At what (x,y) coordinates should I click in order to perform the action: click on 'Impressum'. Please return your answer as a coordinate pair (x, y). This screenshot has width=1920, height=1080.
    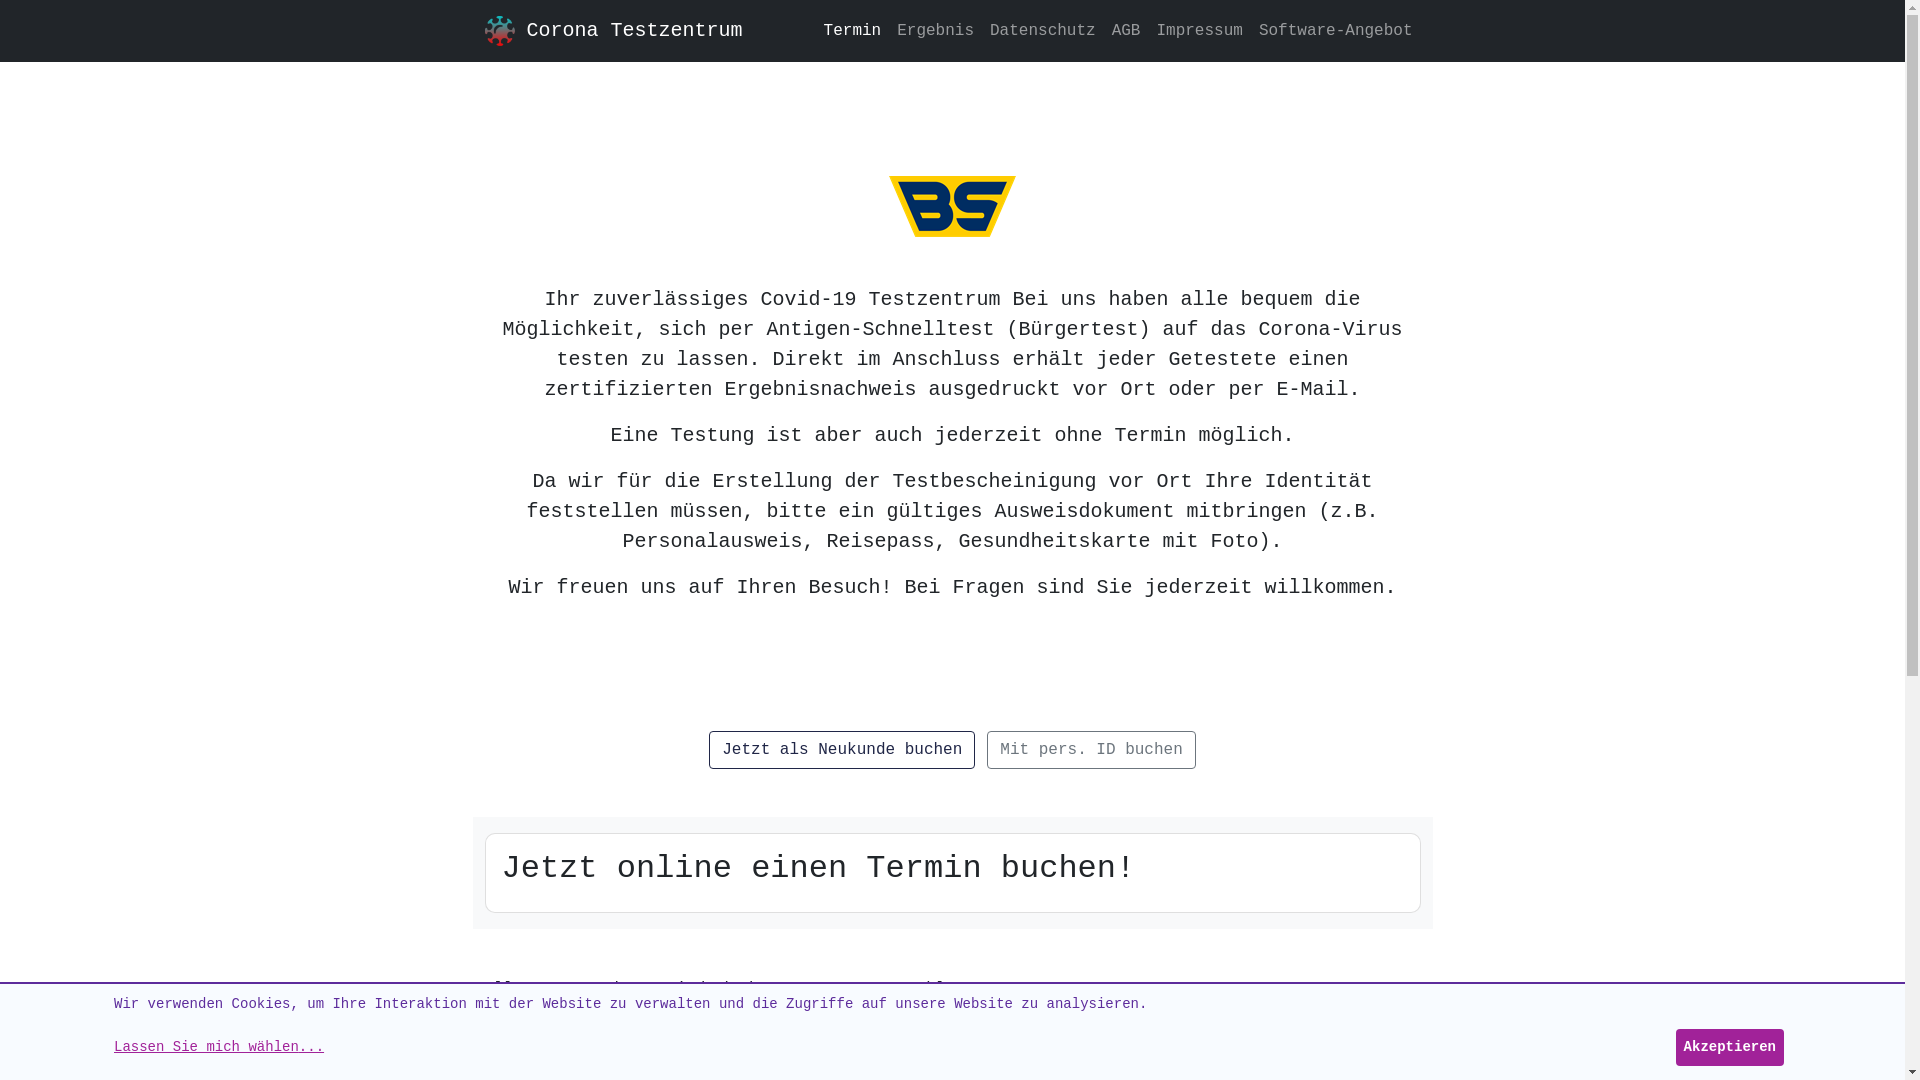
    Looking at the image, I should click on (1199, 30).